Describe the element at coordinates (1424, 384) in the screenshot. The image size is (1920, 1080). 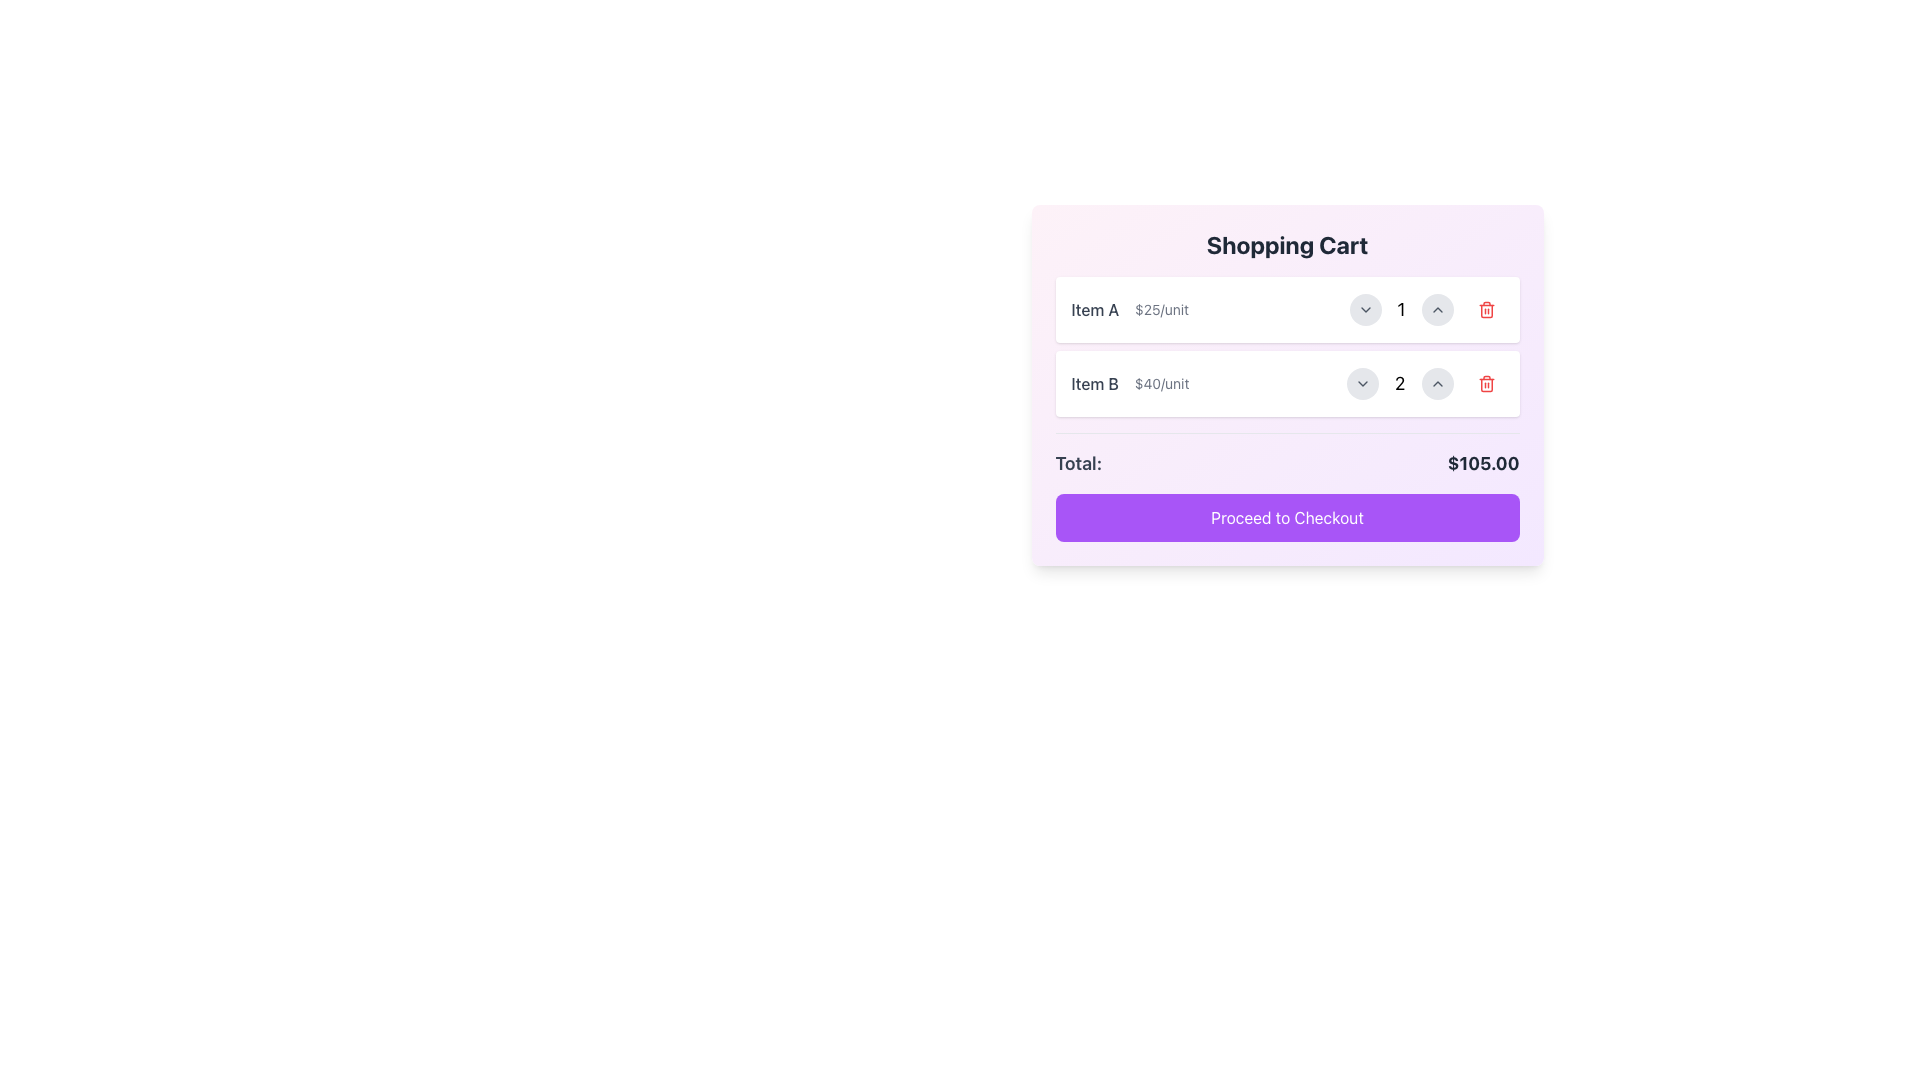
I see `the number '2' displayed between the decrement and increment buttons in the 'Item B' row` at that location.